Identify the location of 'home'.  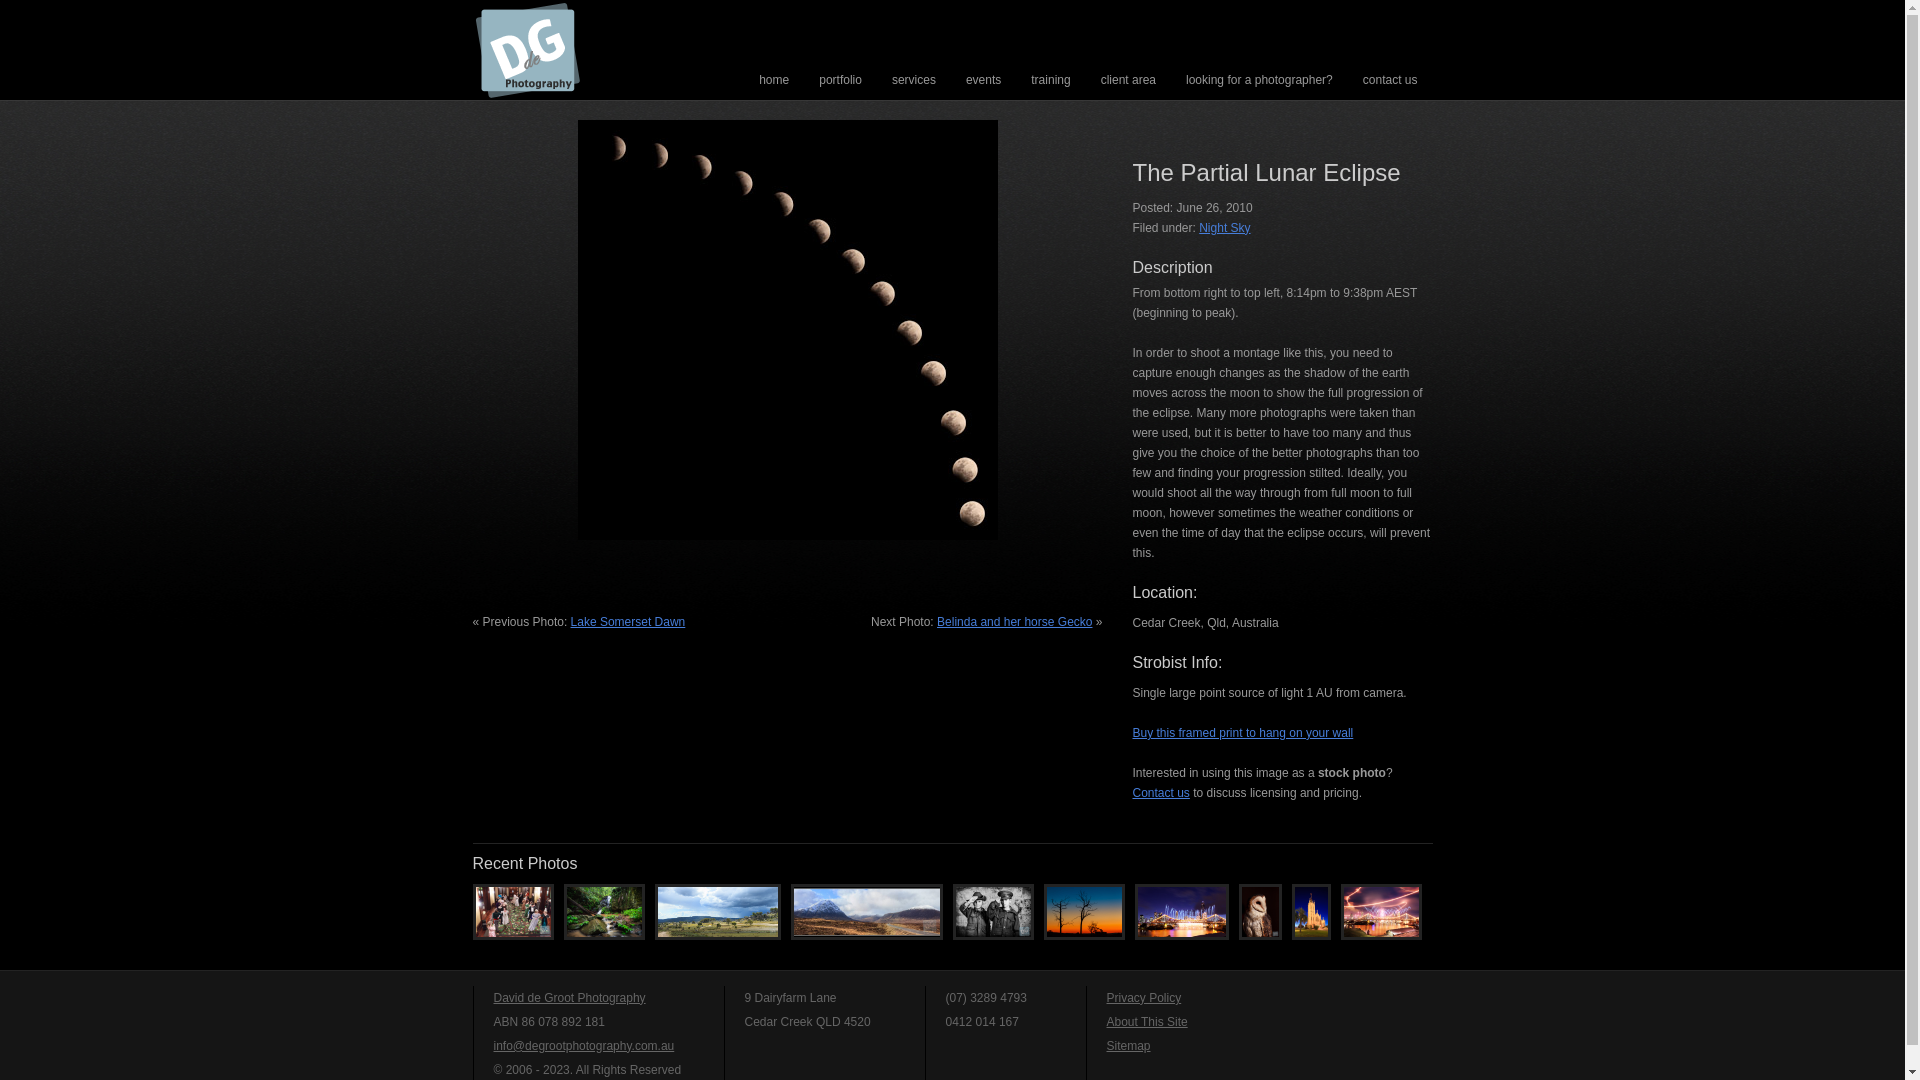
(772, 81).